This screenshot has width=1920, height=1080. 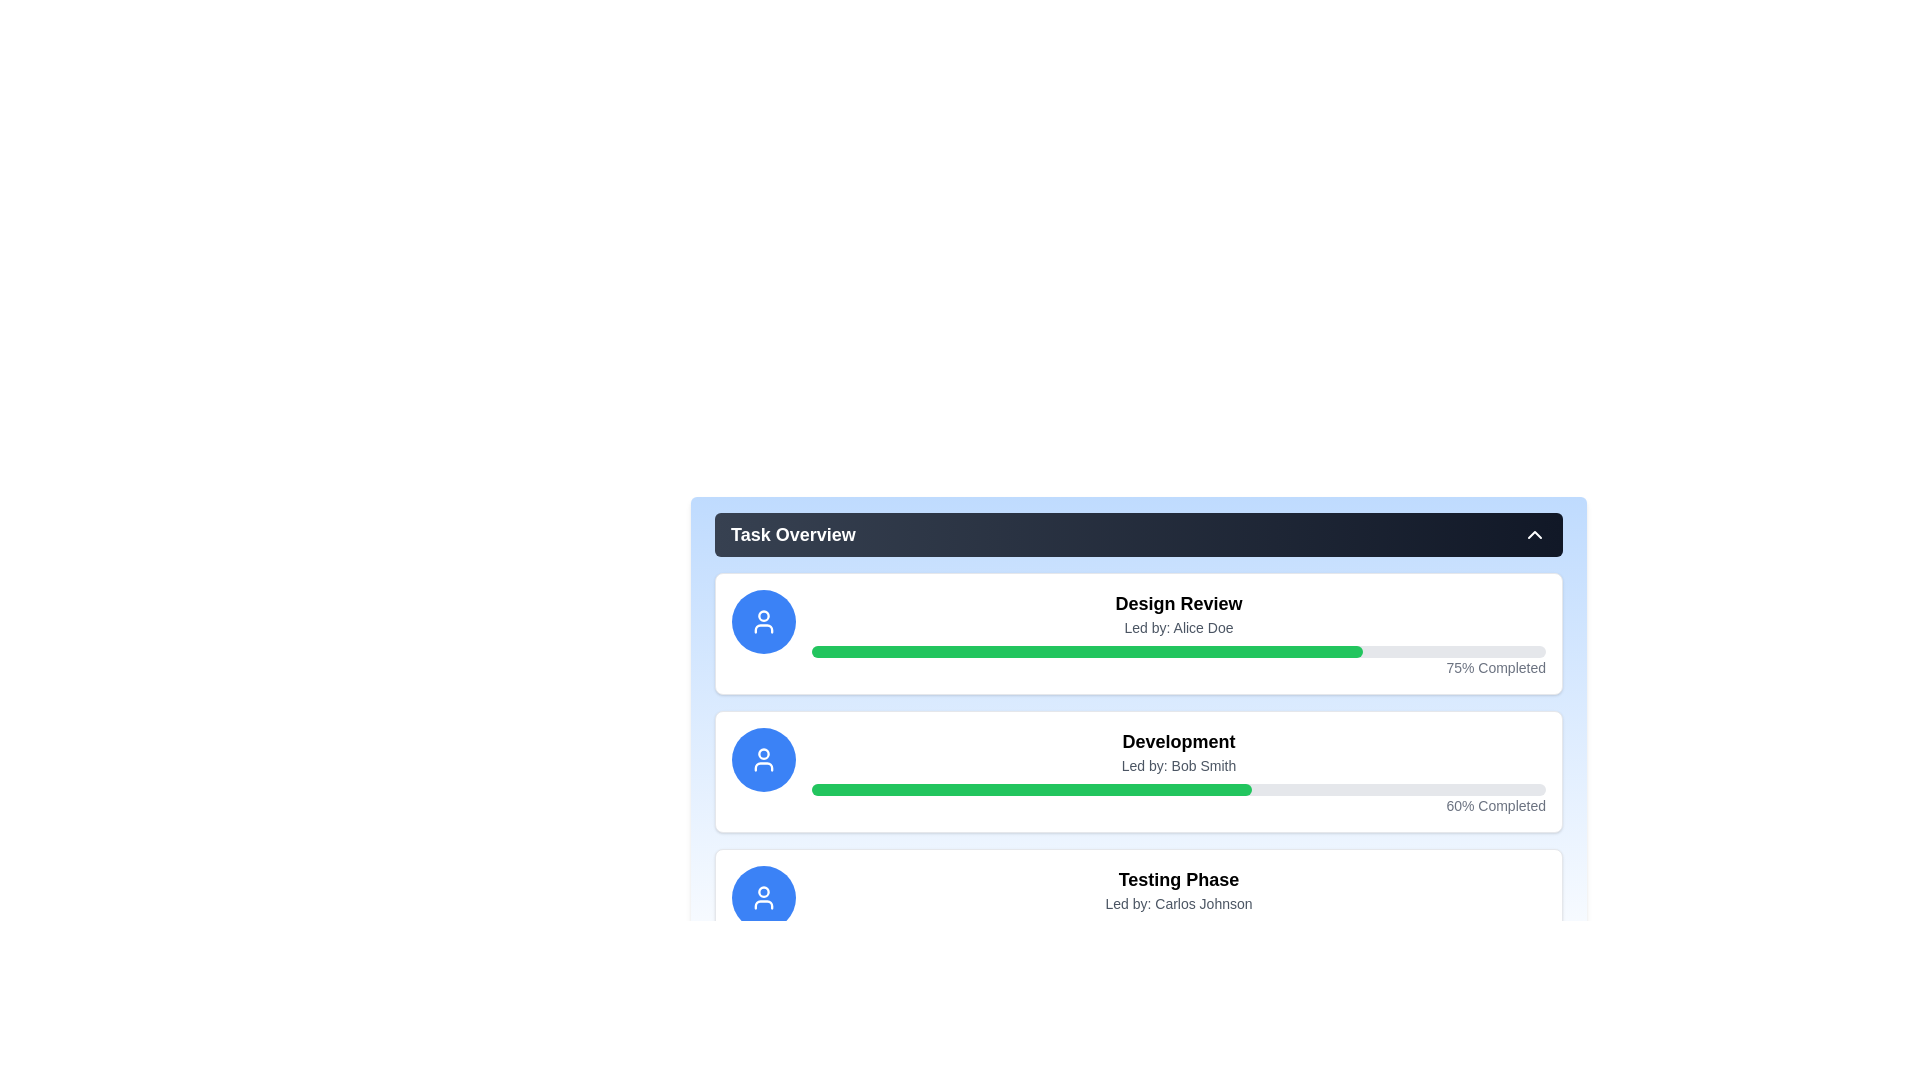 I want to click on the Progress Bar element that visually represents the completion progress for the 'Design Review' task, situated between 'Led by: Alice Doe' and '75% Completed', so click(x=1179, y=651).